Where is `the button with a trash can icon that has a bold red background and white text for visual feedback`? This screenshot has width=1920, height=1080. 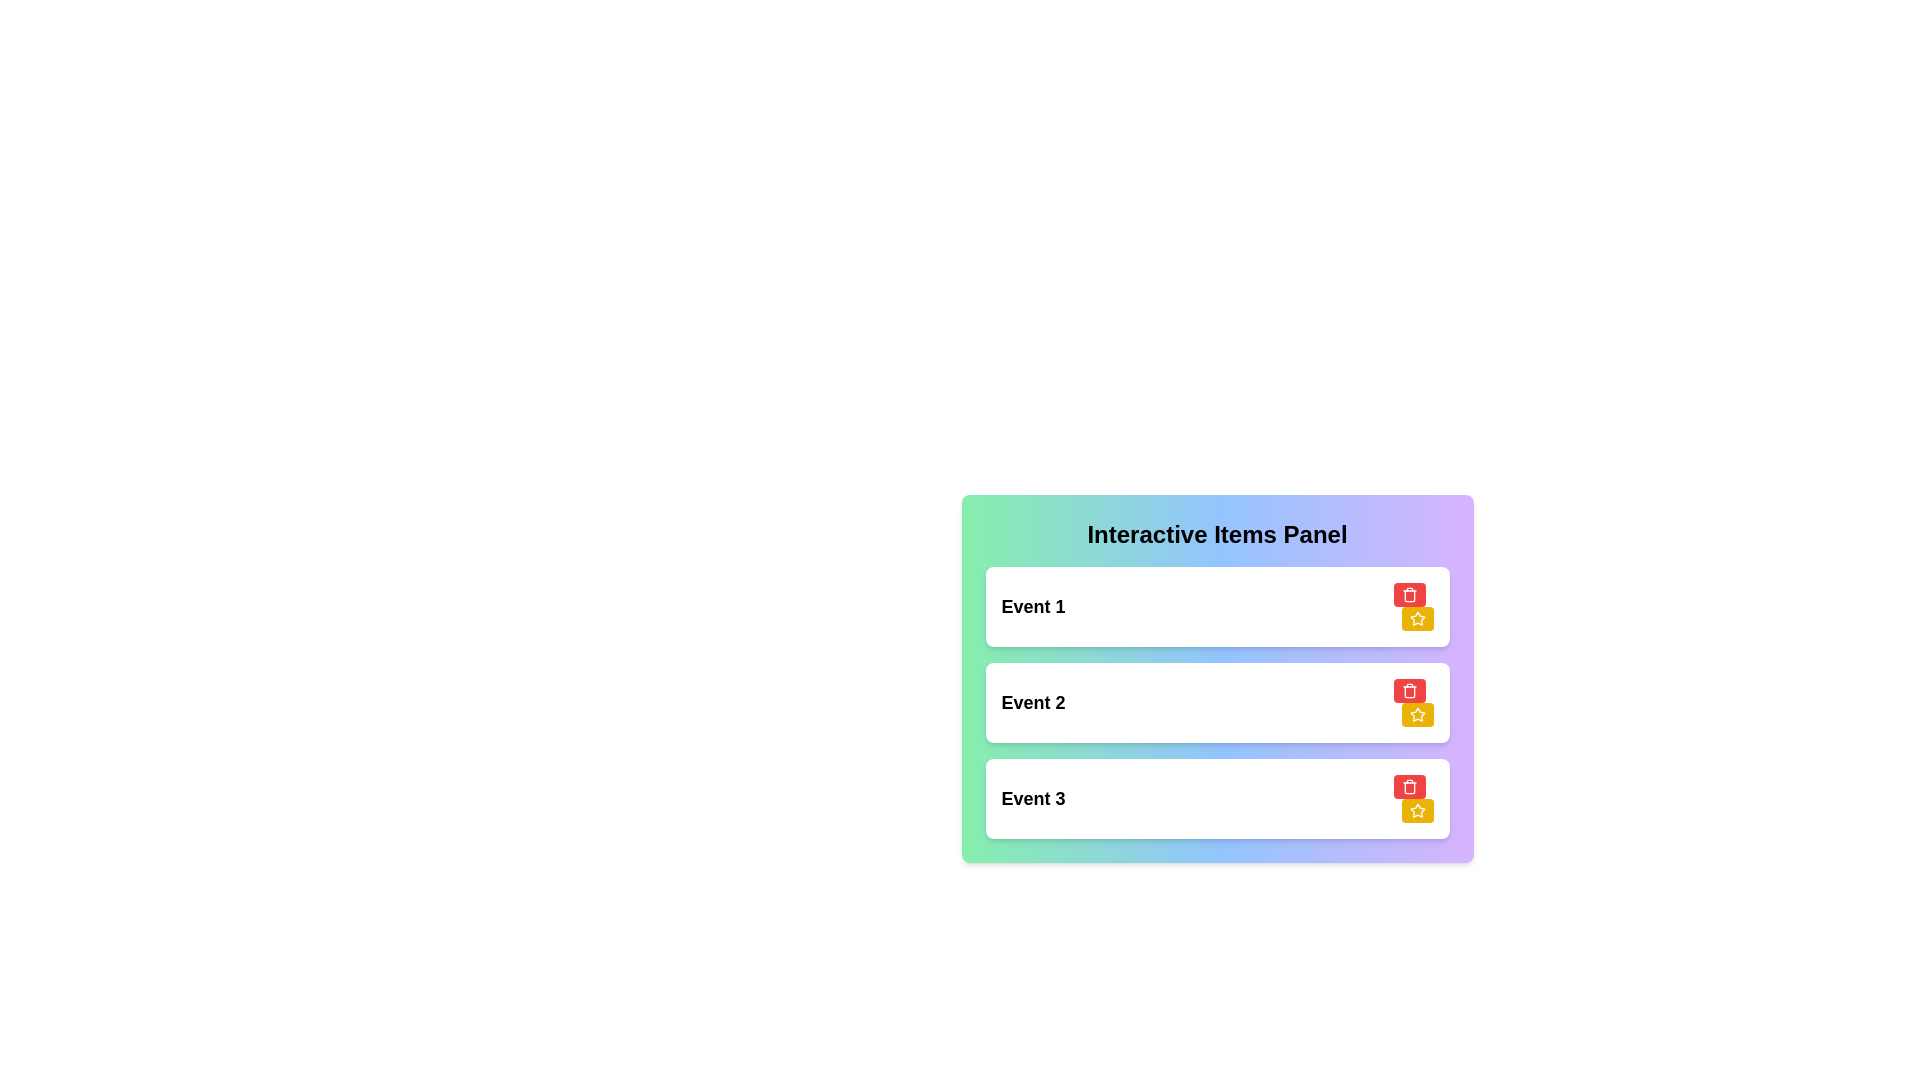
the button with a trash can icon that has a bold red background and white text for visual feedback is located at coordinates (1408, 593).